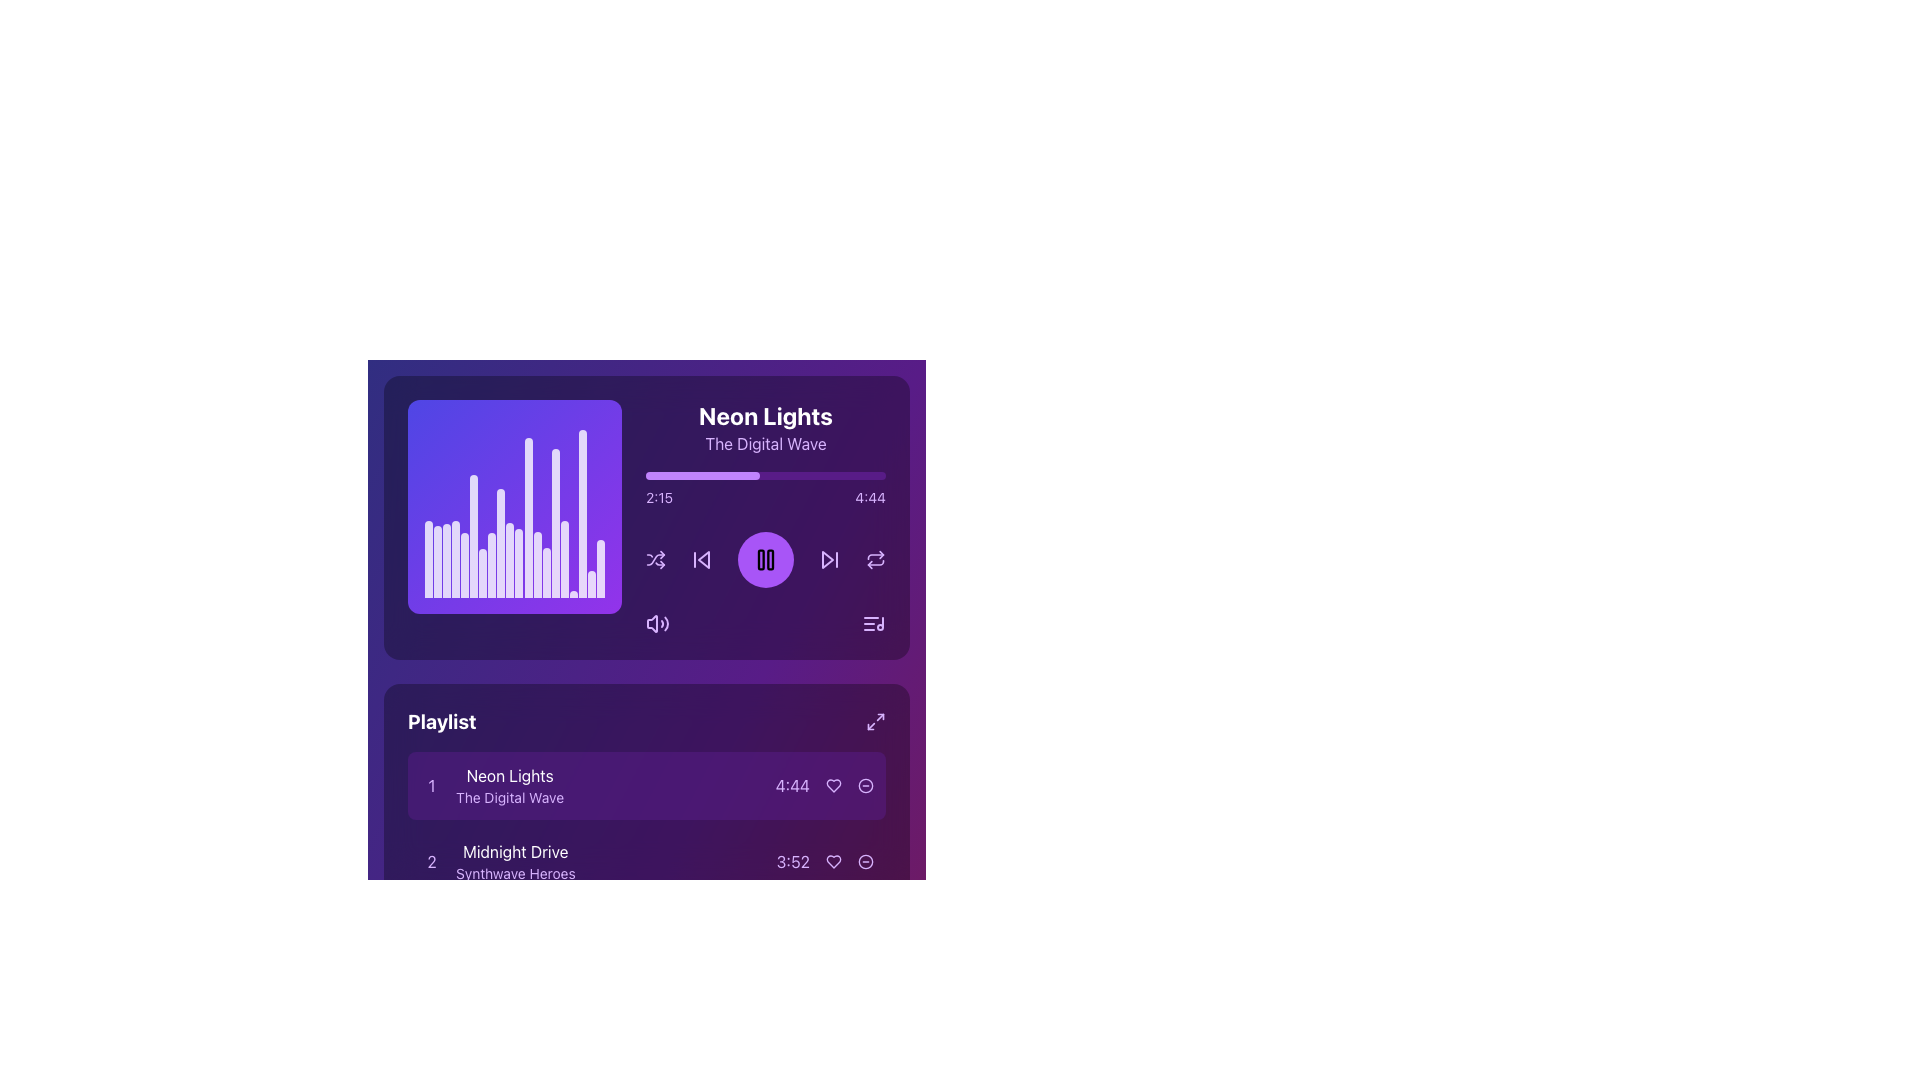 This screenshot has width=1920, height=1080. Describe the element at coordinates (752, 475) in the screenshot. I see `the progress` at that location.